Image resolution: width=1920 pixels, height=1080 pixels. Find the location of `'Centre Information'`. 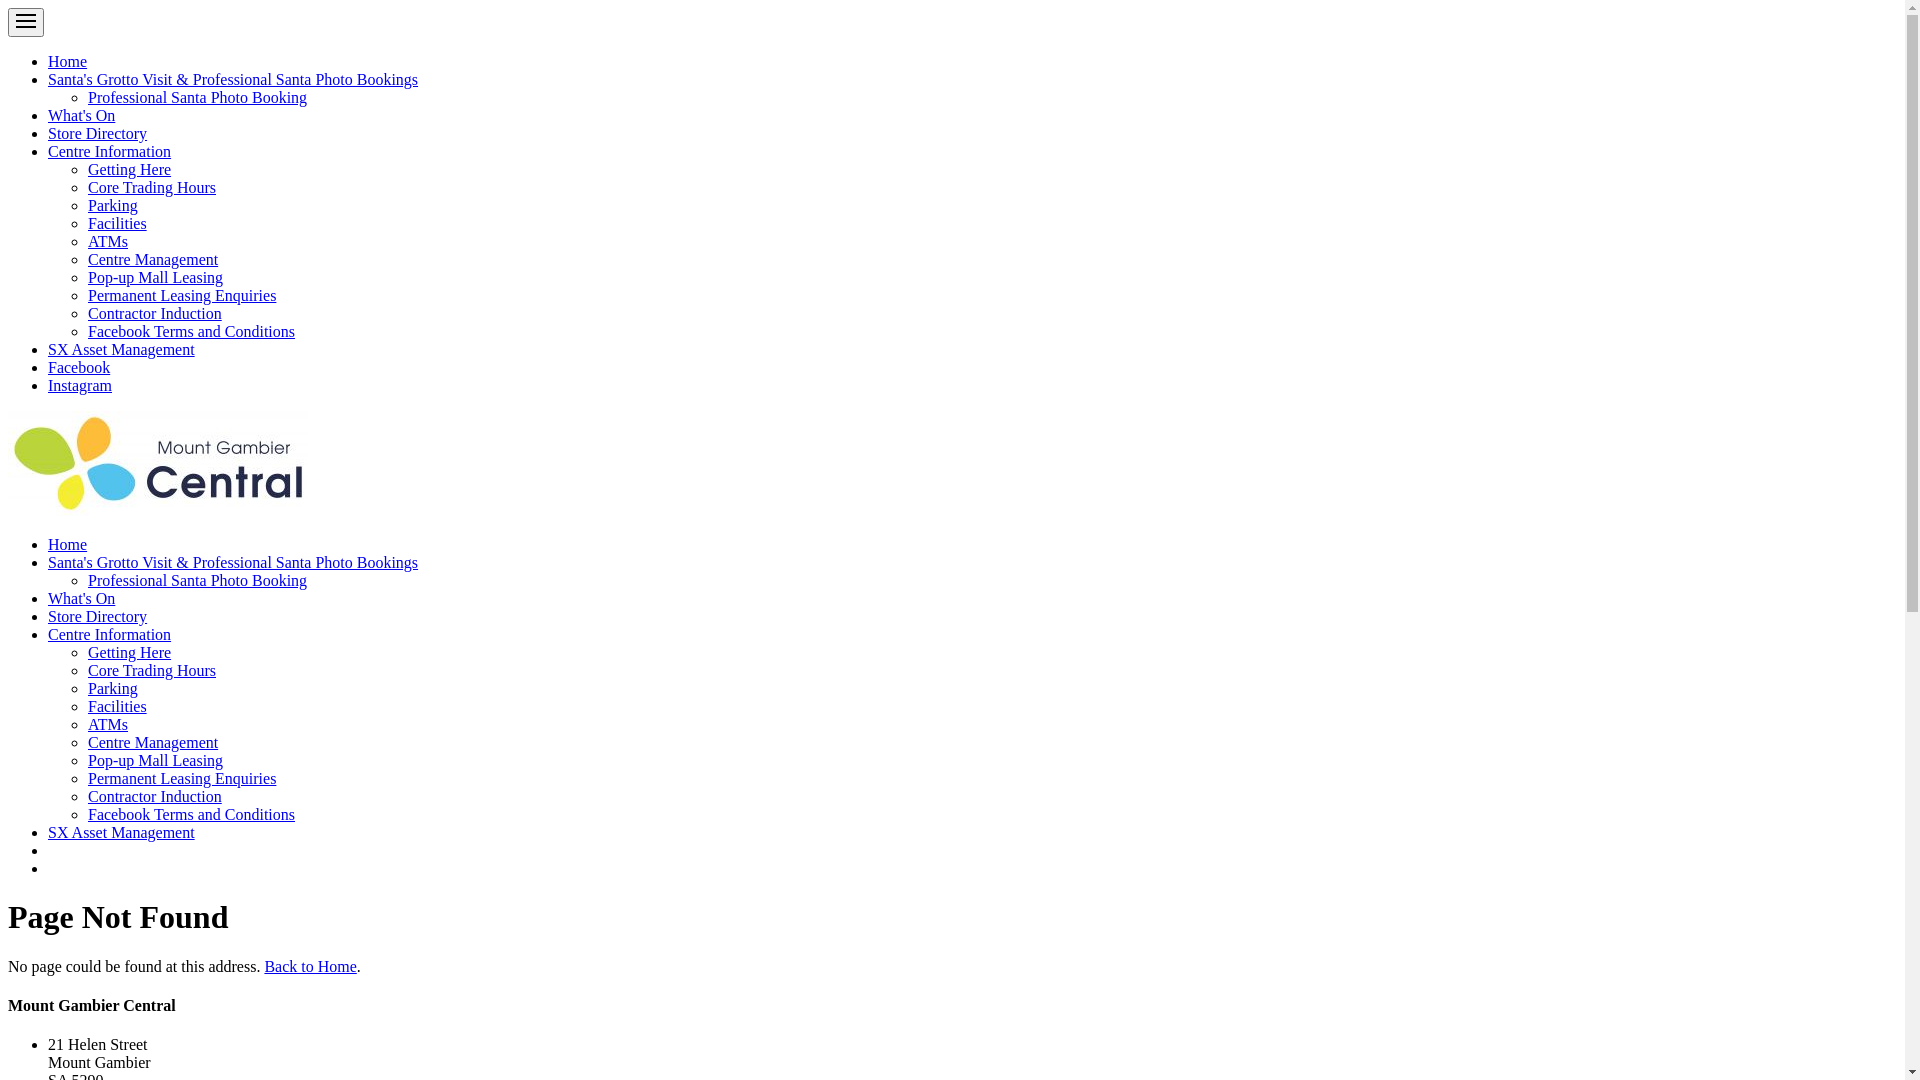

'Centre Information' is located at coordinates (48, 634).